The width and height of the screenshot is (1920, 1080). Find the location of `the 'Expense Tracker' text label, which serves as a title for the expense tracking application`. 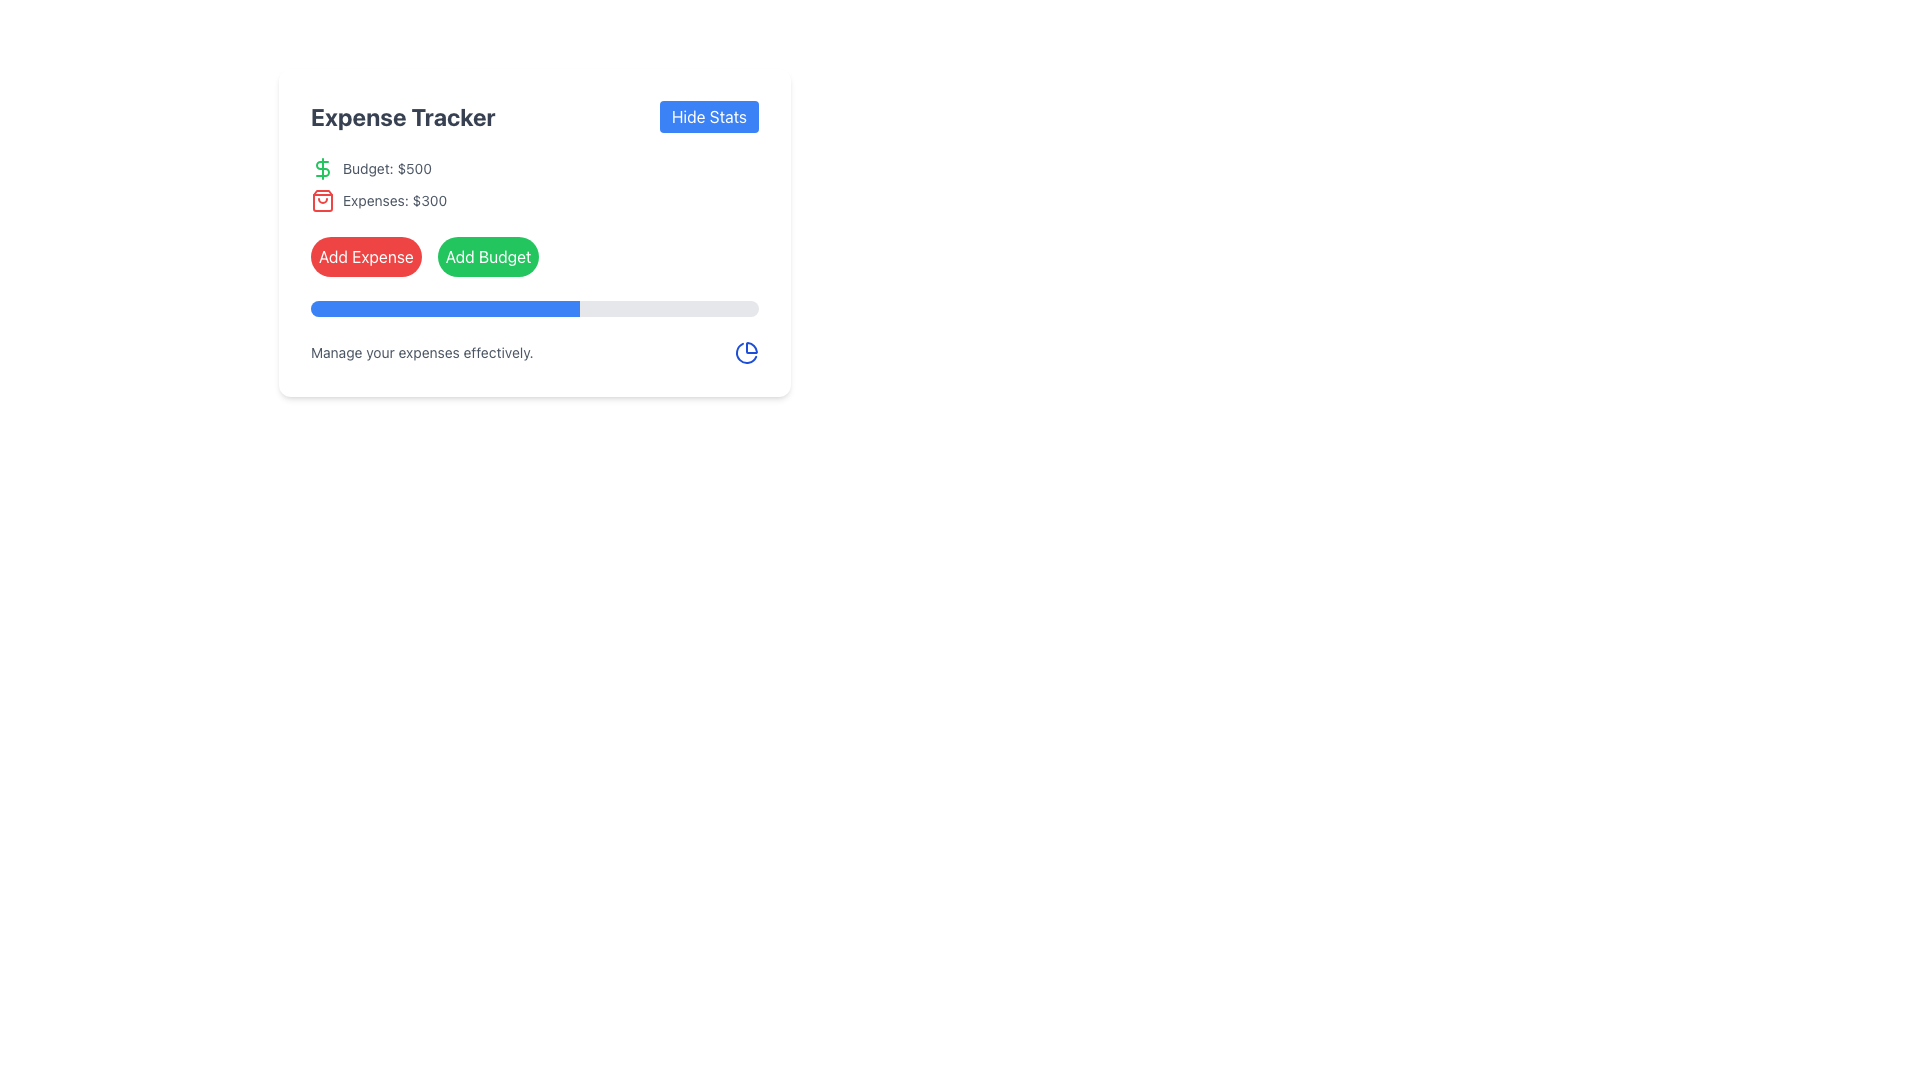

the 'Expense Tracker' text label, which serves as a title for the expense tracking application is located at coordinates (402, 116).